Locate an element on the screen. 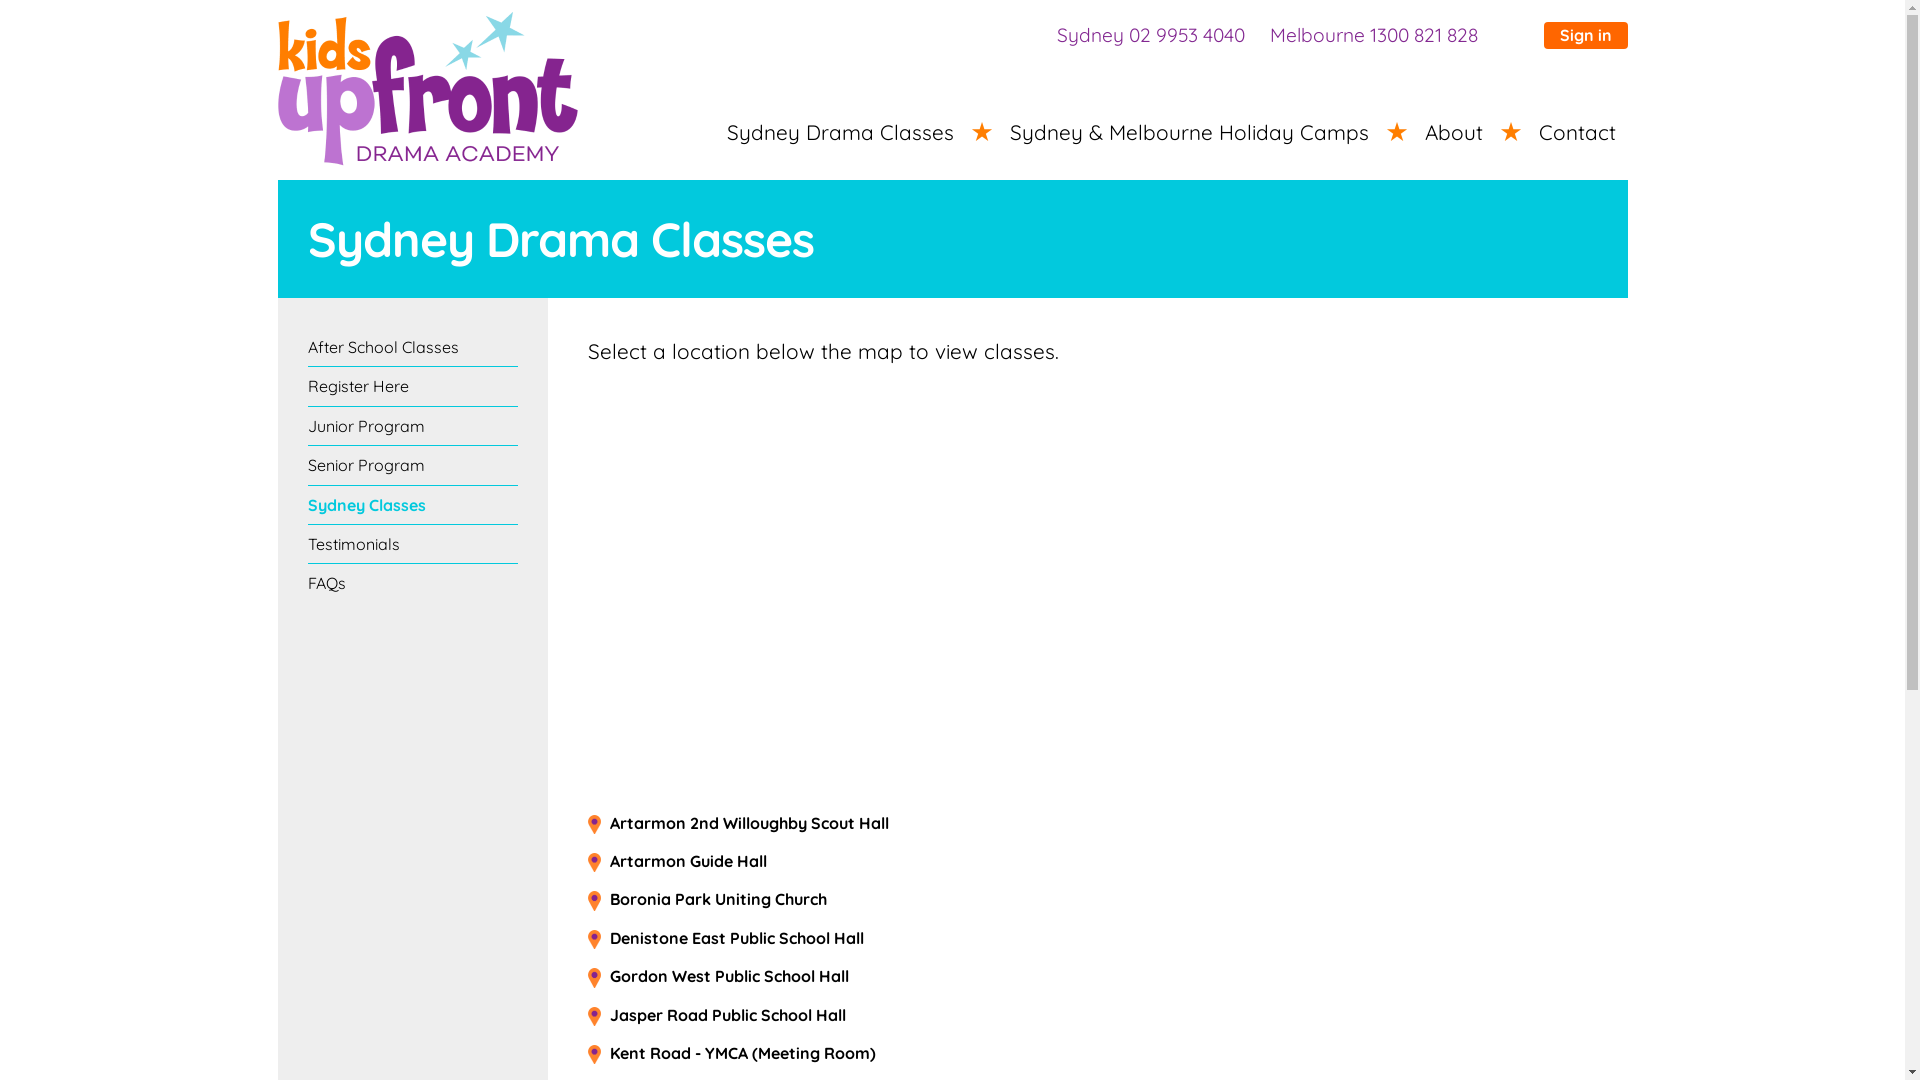 The width and height of the screenshot is (1920, 1080). 'Contact' is located at coordinates (1575, 132).